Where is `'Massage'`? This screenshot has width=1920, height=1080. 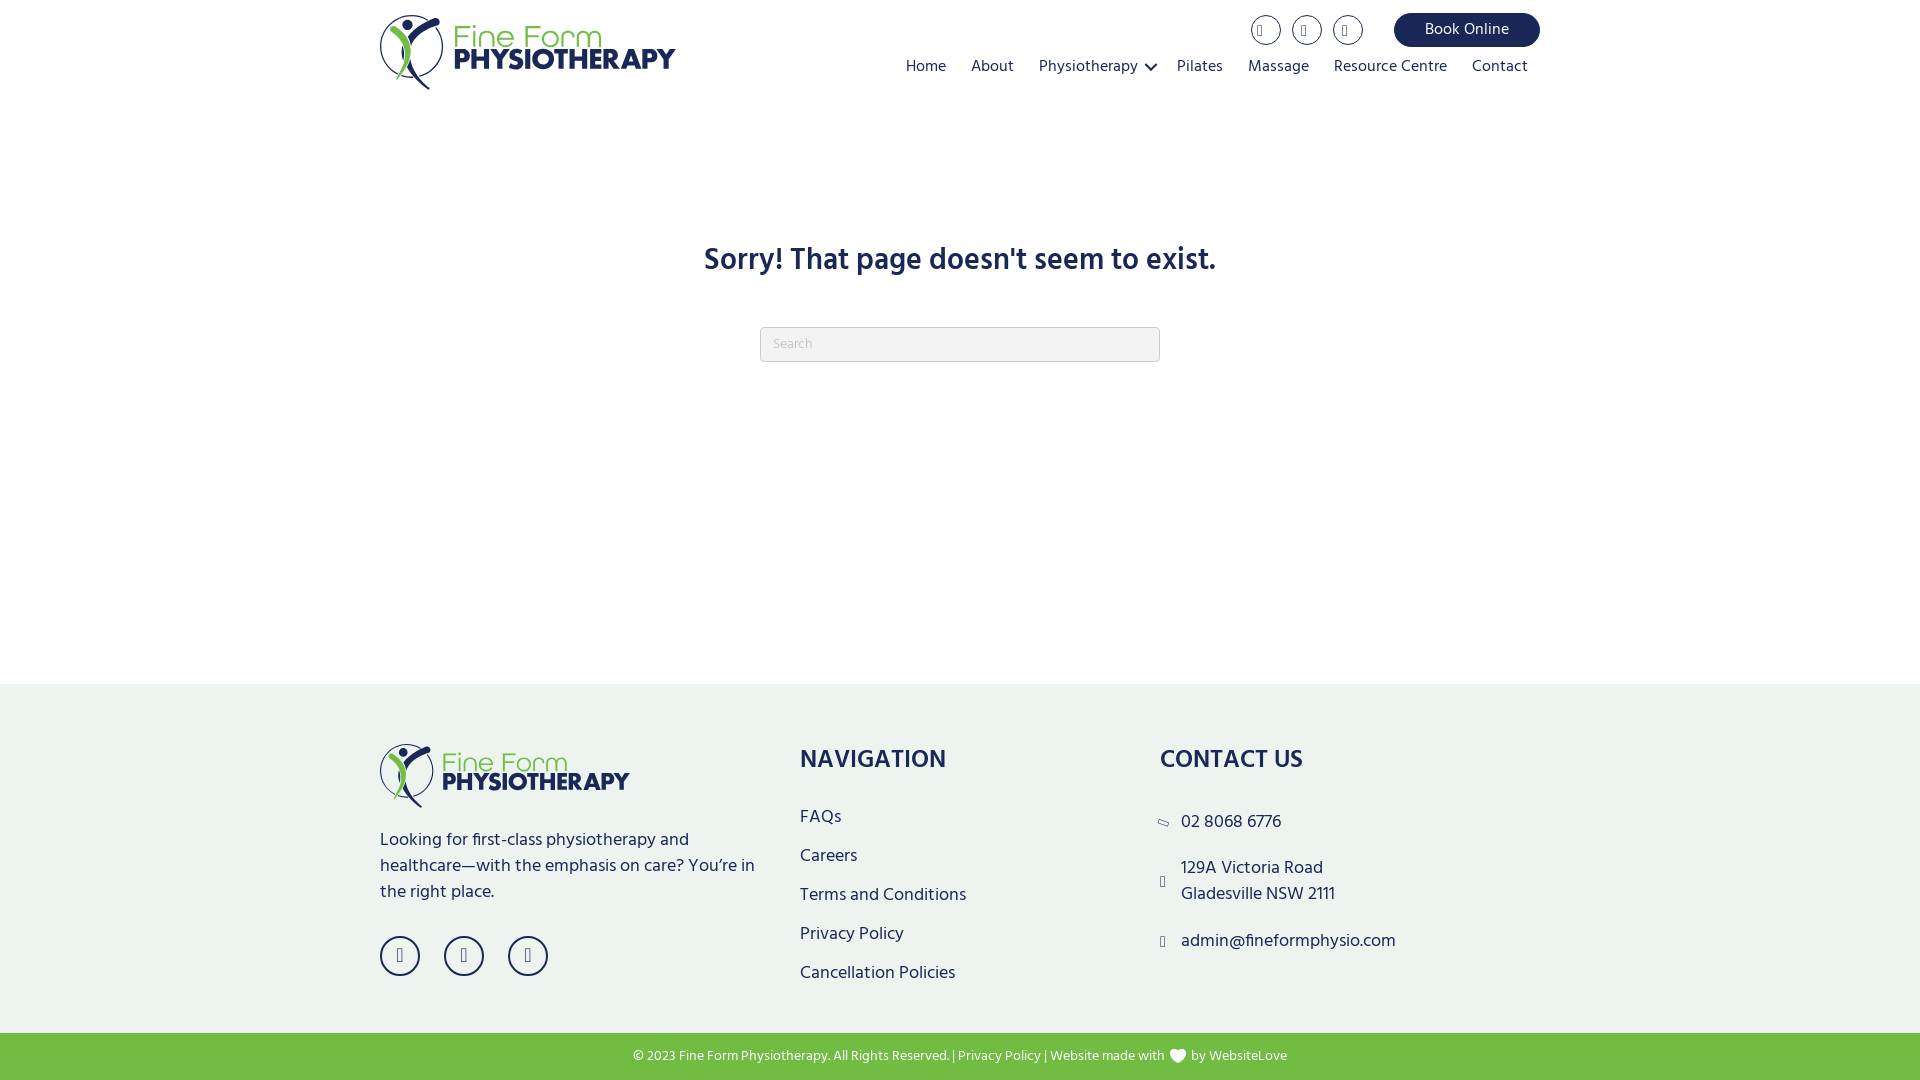
'Massage' is located at coordinates (1277, 65).